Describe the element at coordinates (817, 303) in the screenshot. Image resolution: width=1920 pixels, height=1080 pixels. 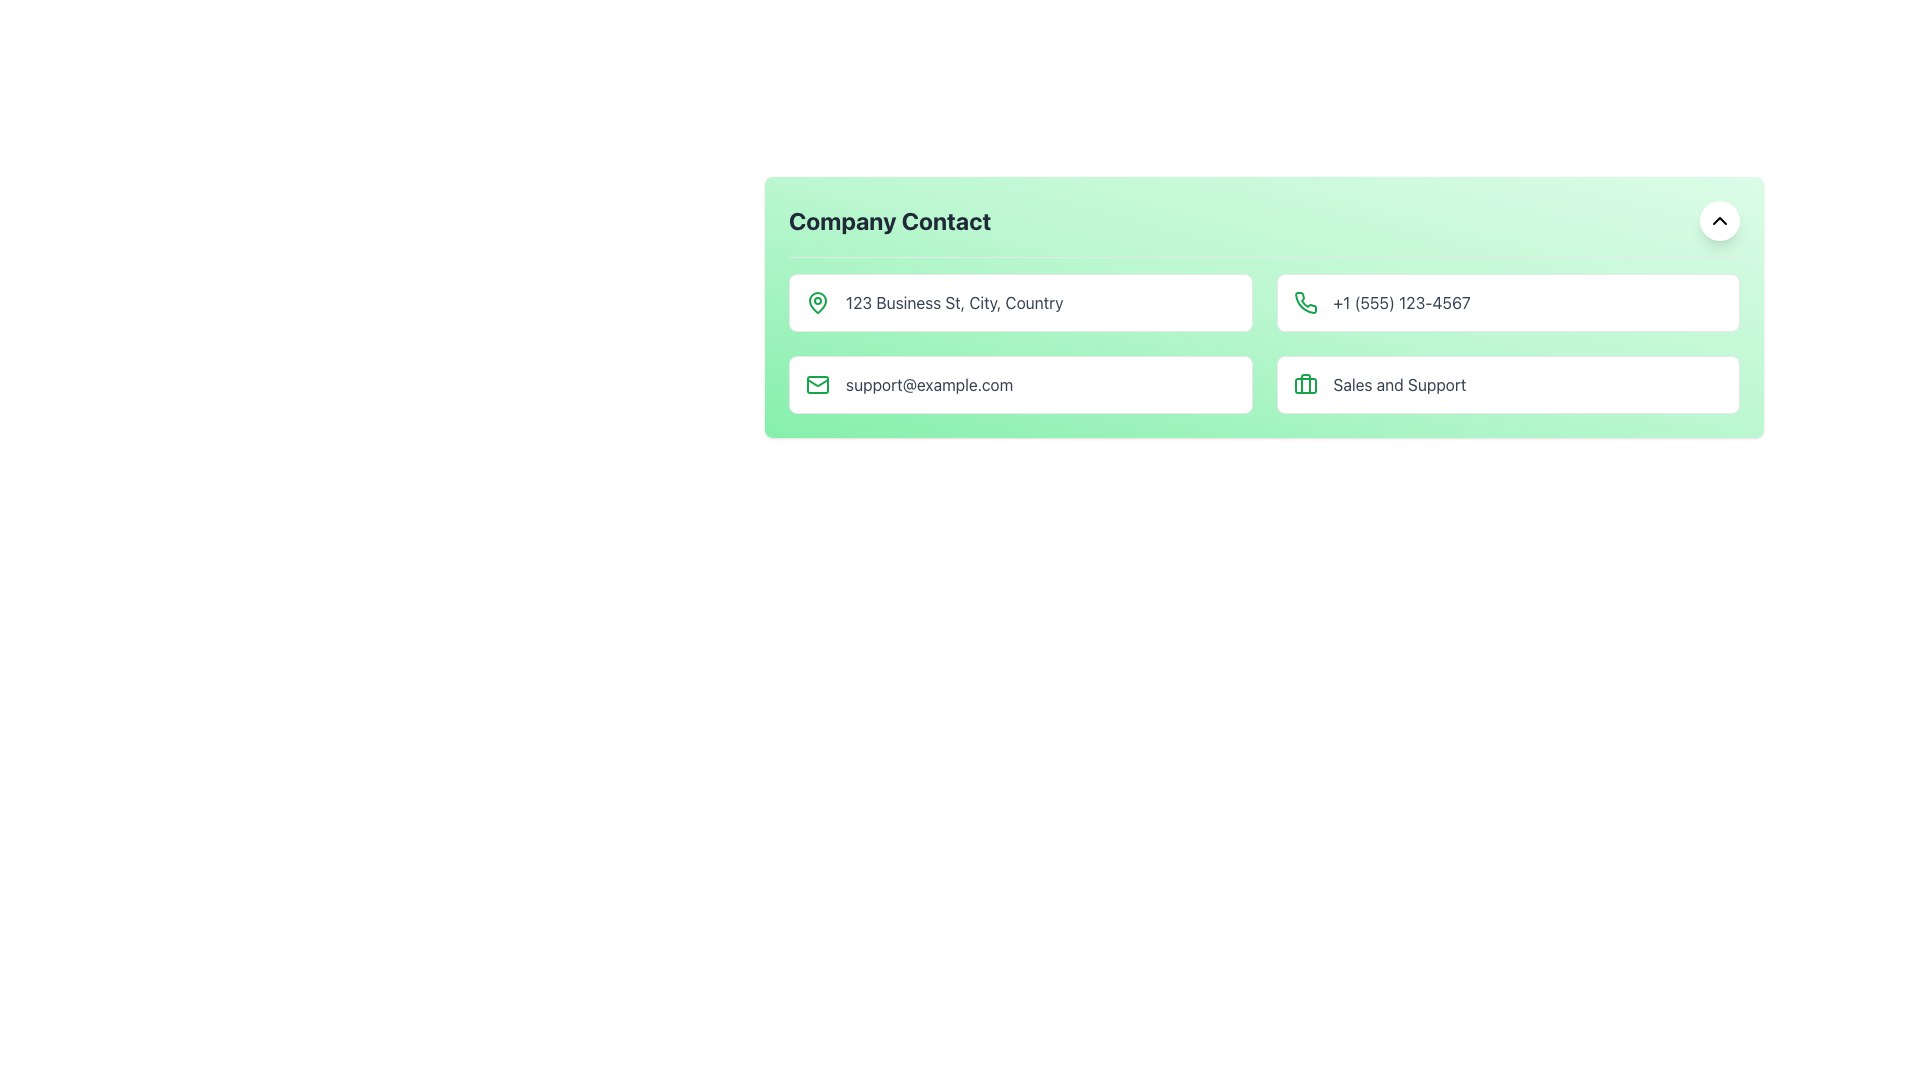
I see `the green map pin icon located to the left of the address text '123 Business St, City, Country' within the card-style layout` at that location.